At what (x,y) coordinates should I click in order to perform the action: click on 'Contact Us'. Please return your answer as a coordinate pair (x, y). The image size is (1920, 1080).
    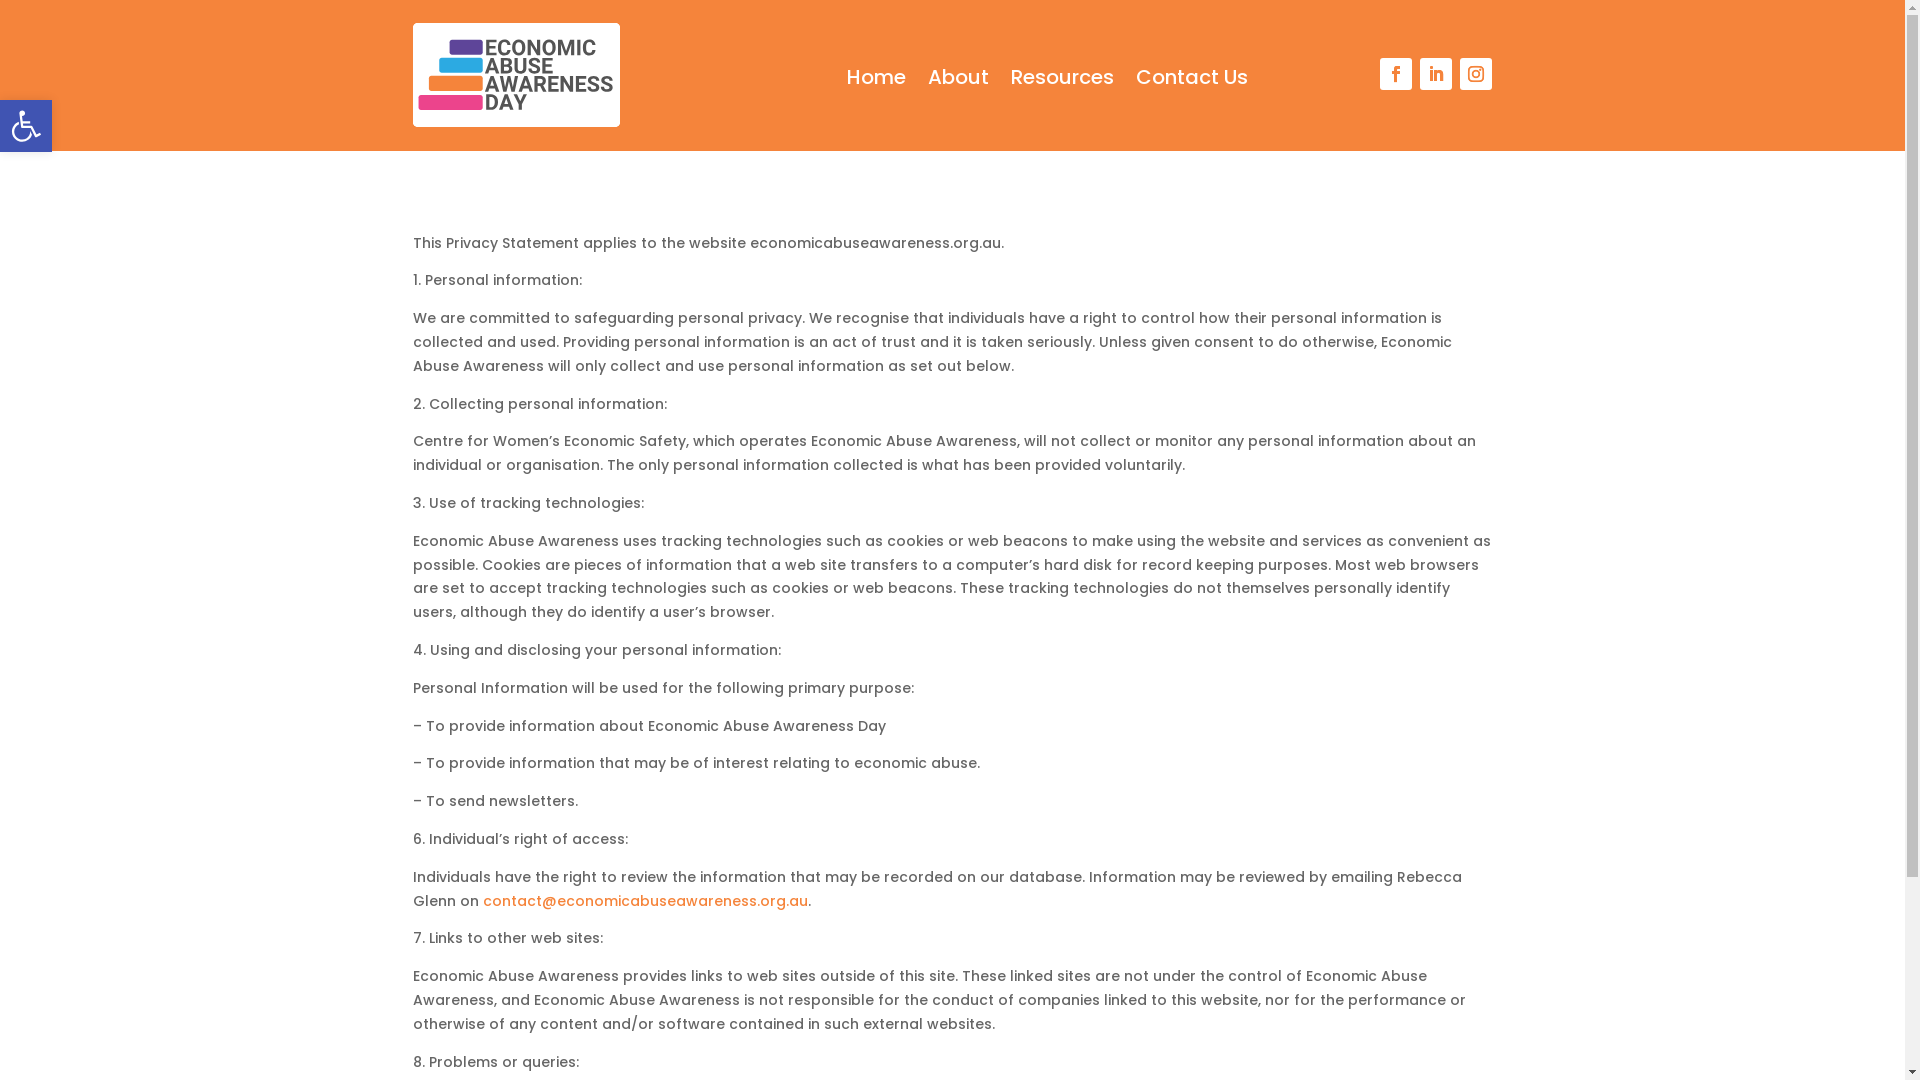
    Looking at the image, I should click on (1191, 80).